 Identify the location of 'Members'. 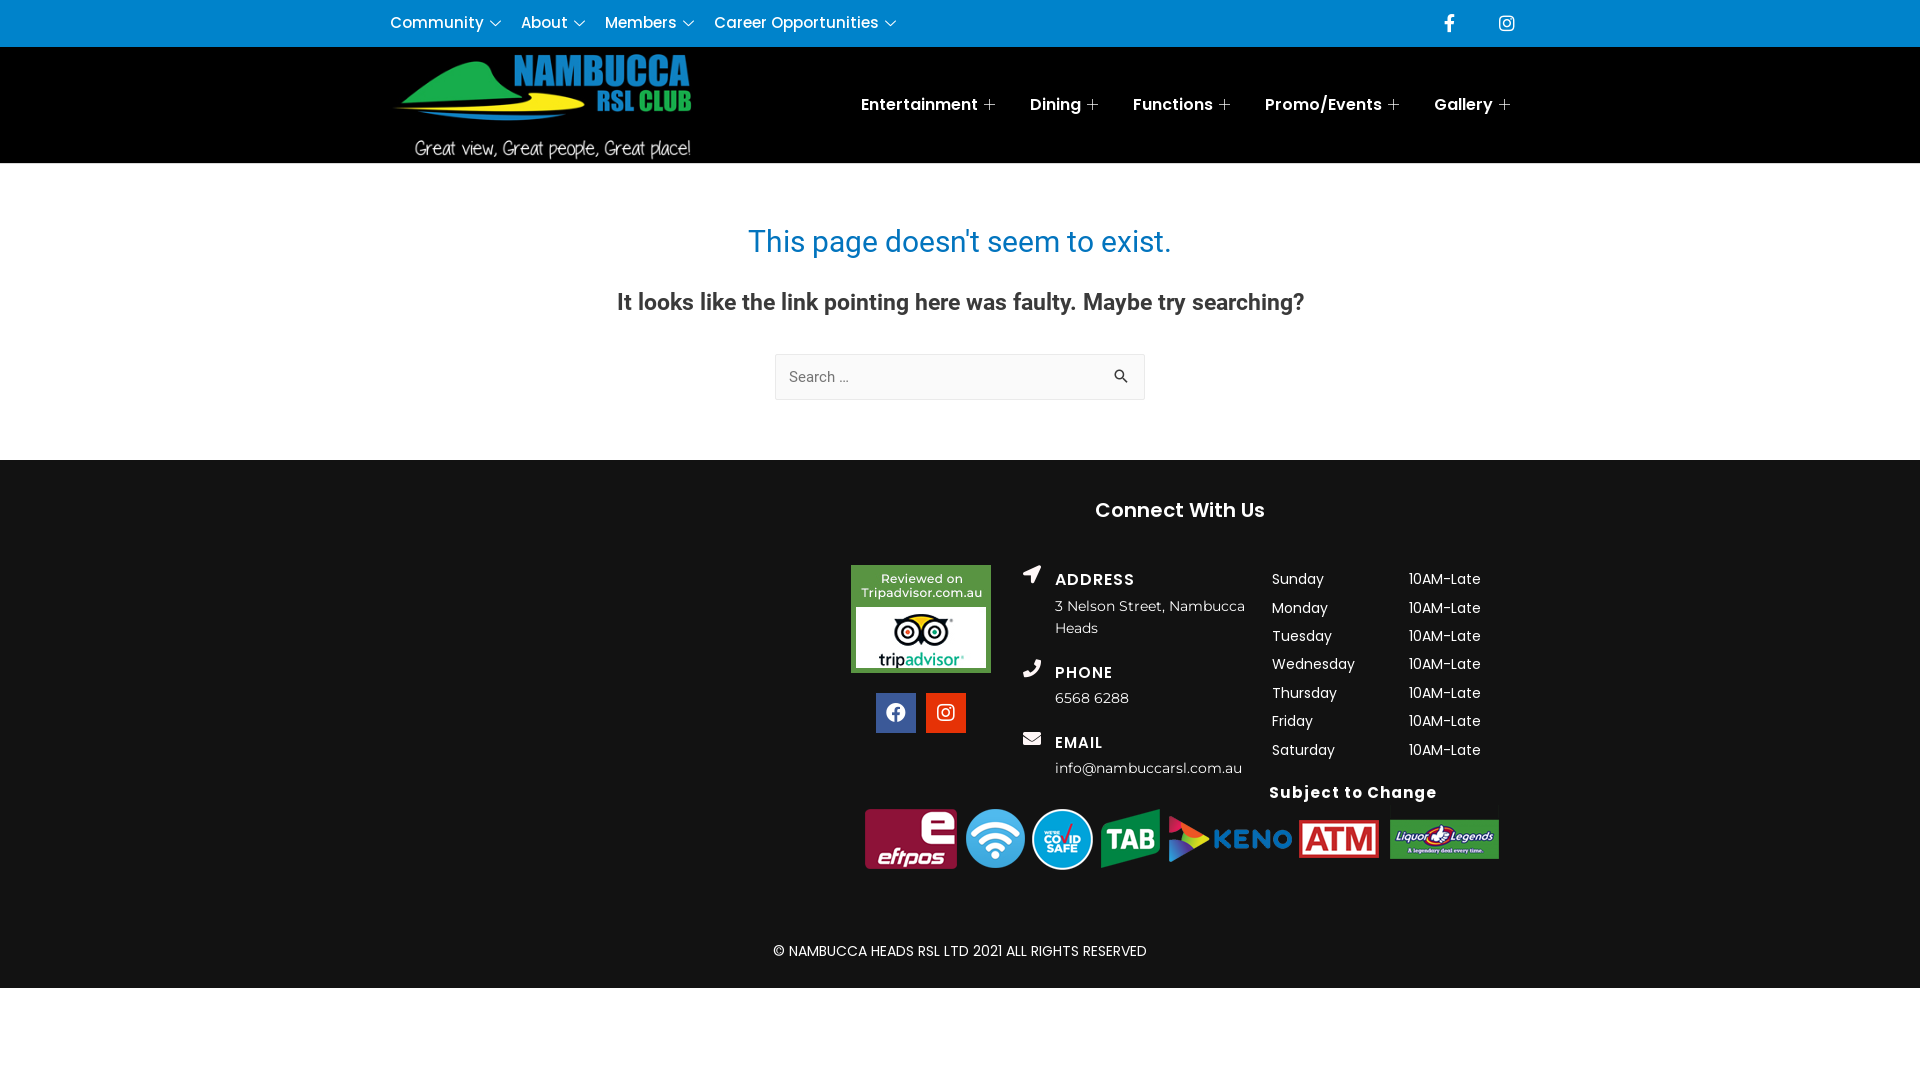
(659, 23).